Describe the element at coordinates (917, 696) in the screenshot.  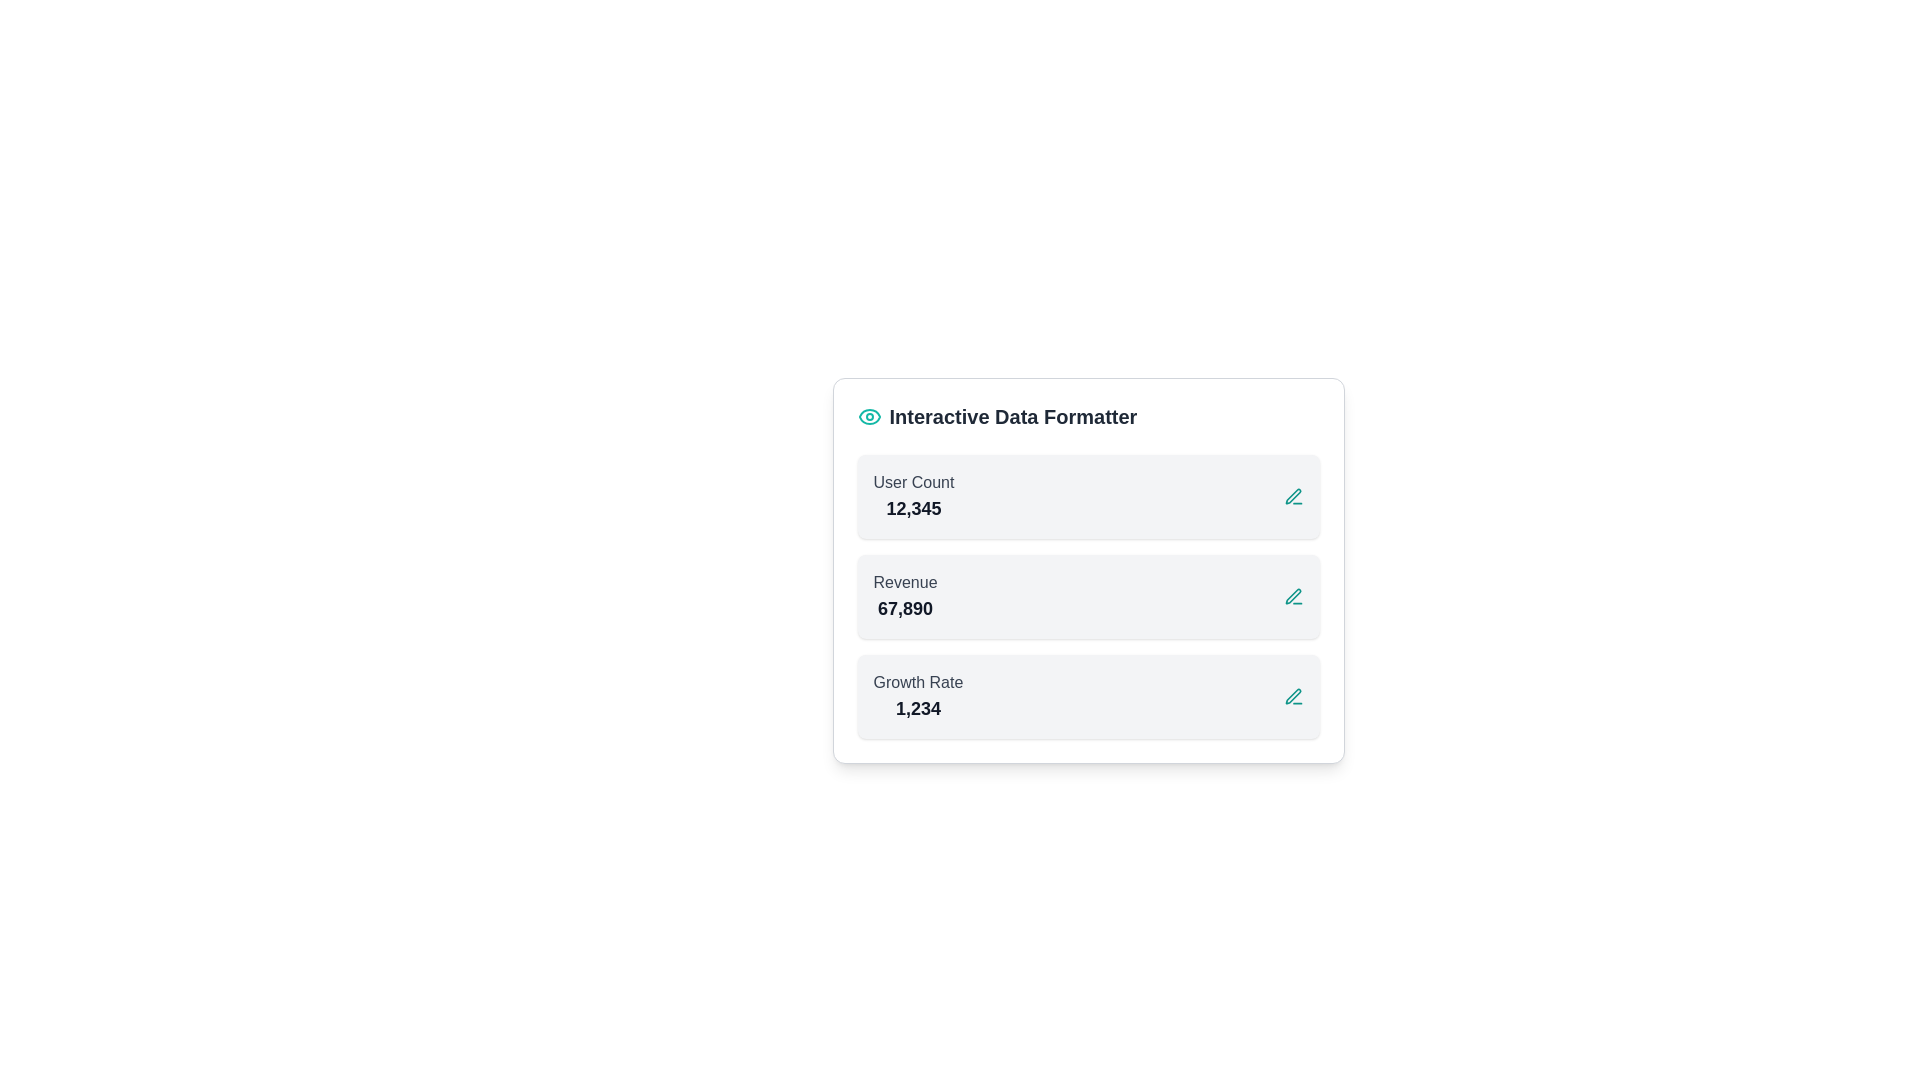
I see `the Data label displaying 'Growth Rate' and its value '1,234' located under the 'Interactive Data Formatter' section` at that location.